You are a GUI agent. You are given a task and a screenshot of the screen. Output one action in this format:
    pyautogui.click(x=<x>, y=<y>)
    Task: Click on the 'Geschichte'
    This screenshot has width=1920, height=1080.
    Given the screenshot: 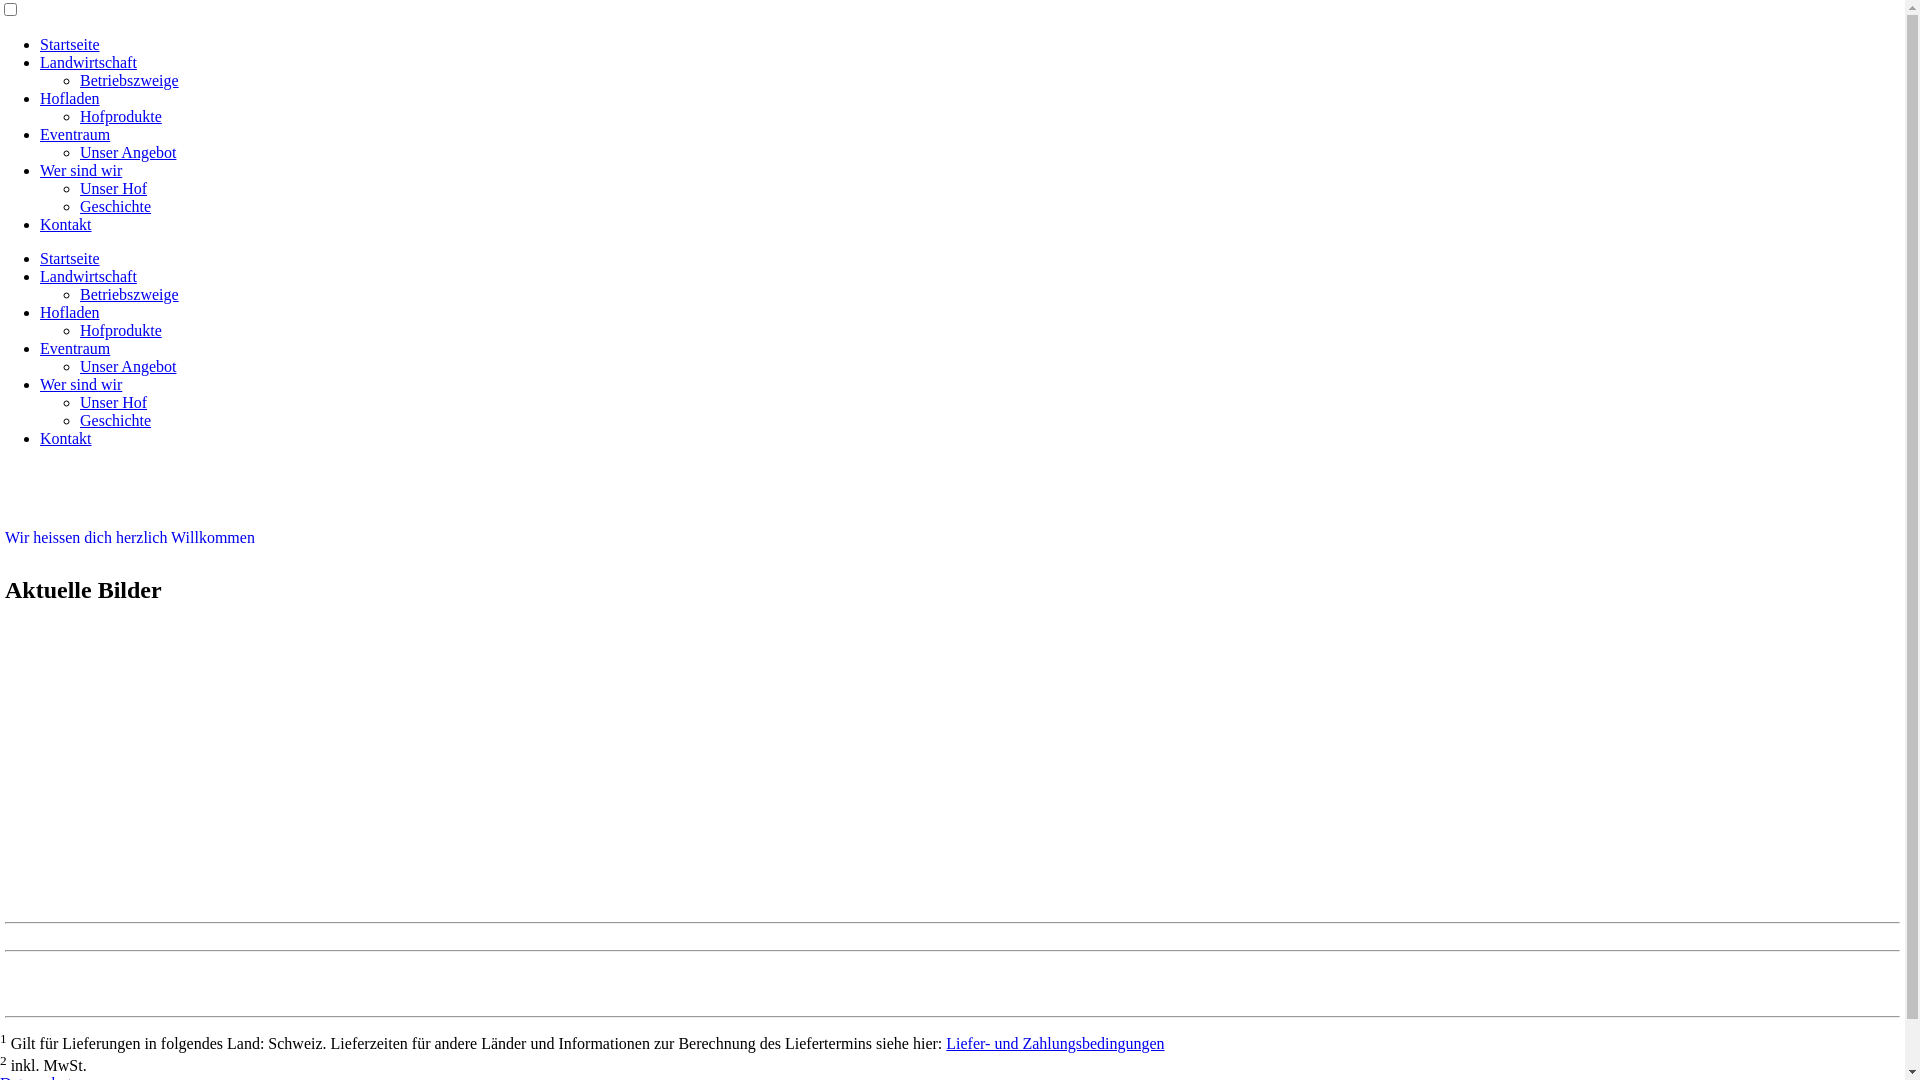 What is the action you would take?
    pyautogui.click(x=114, y=206)
    